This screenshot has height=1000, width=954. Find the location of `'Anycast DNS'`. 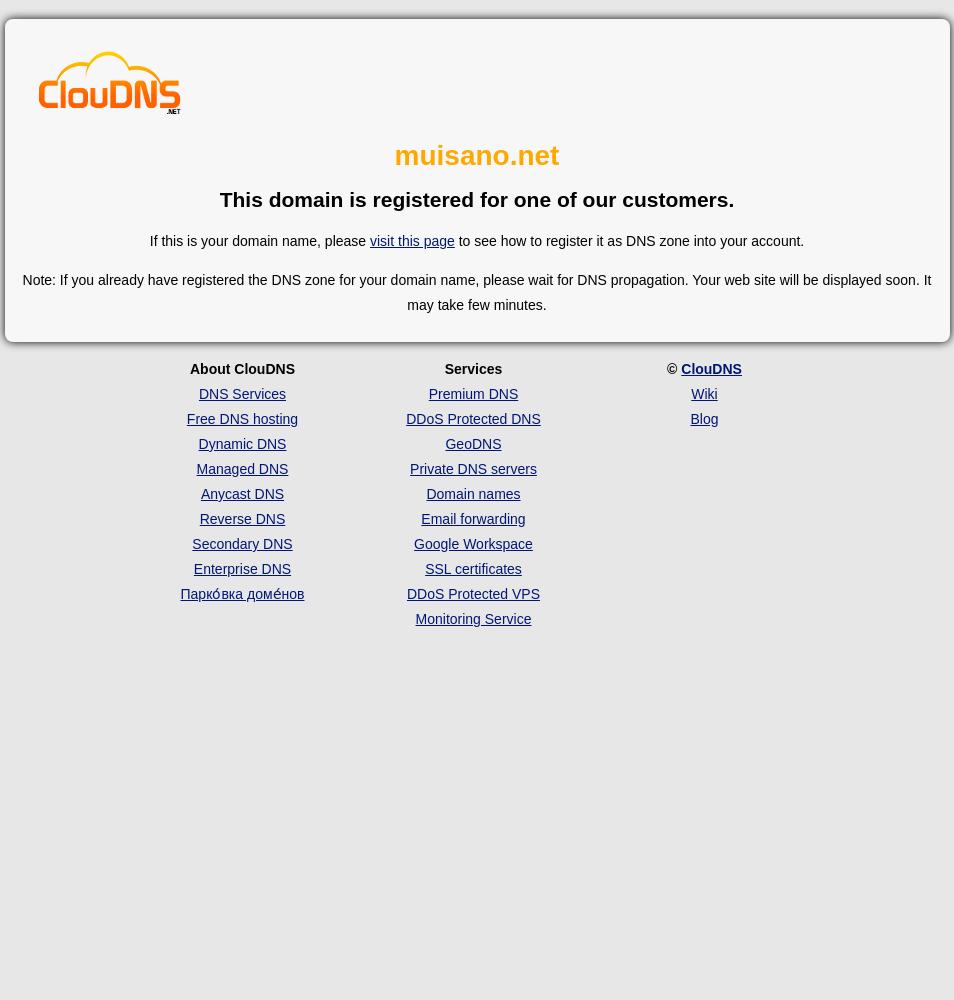

'Anycast DNS' is located at coordinates (198, 492).